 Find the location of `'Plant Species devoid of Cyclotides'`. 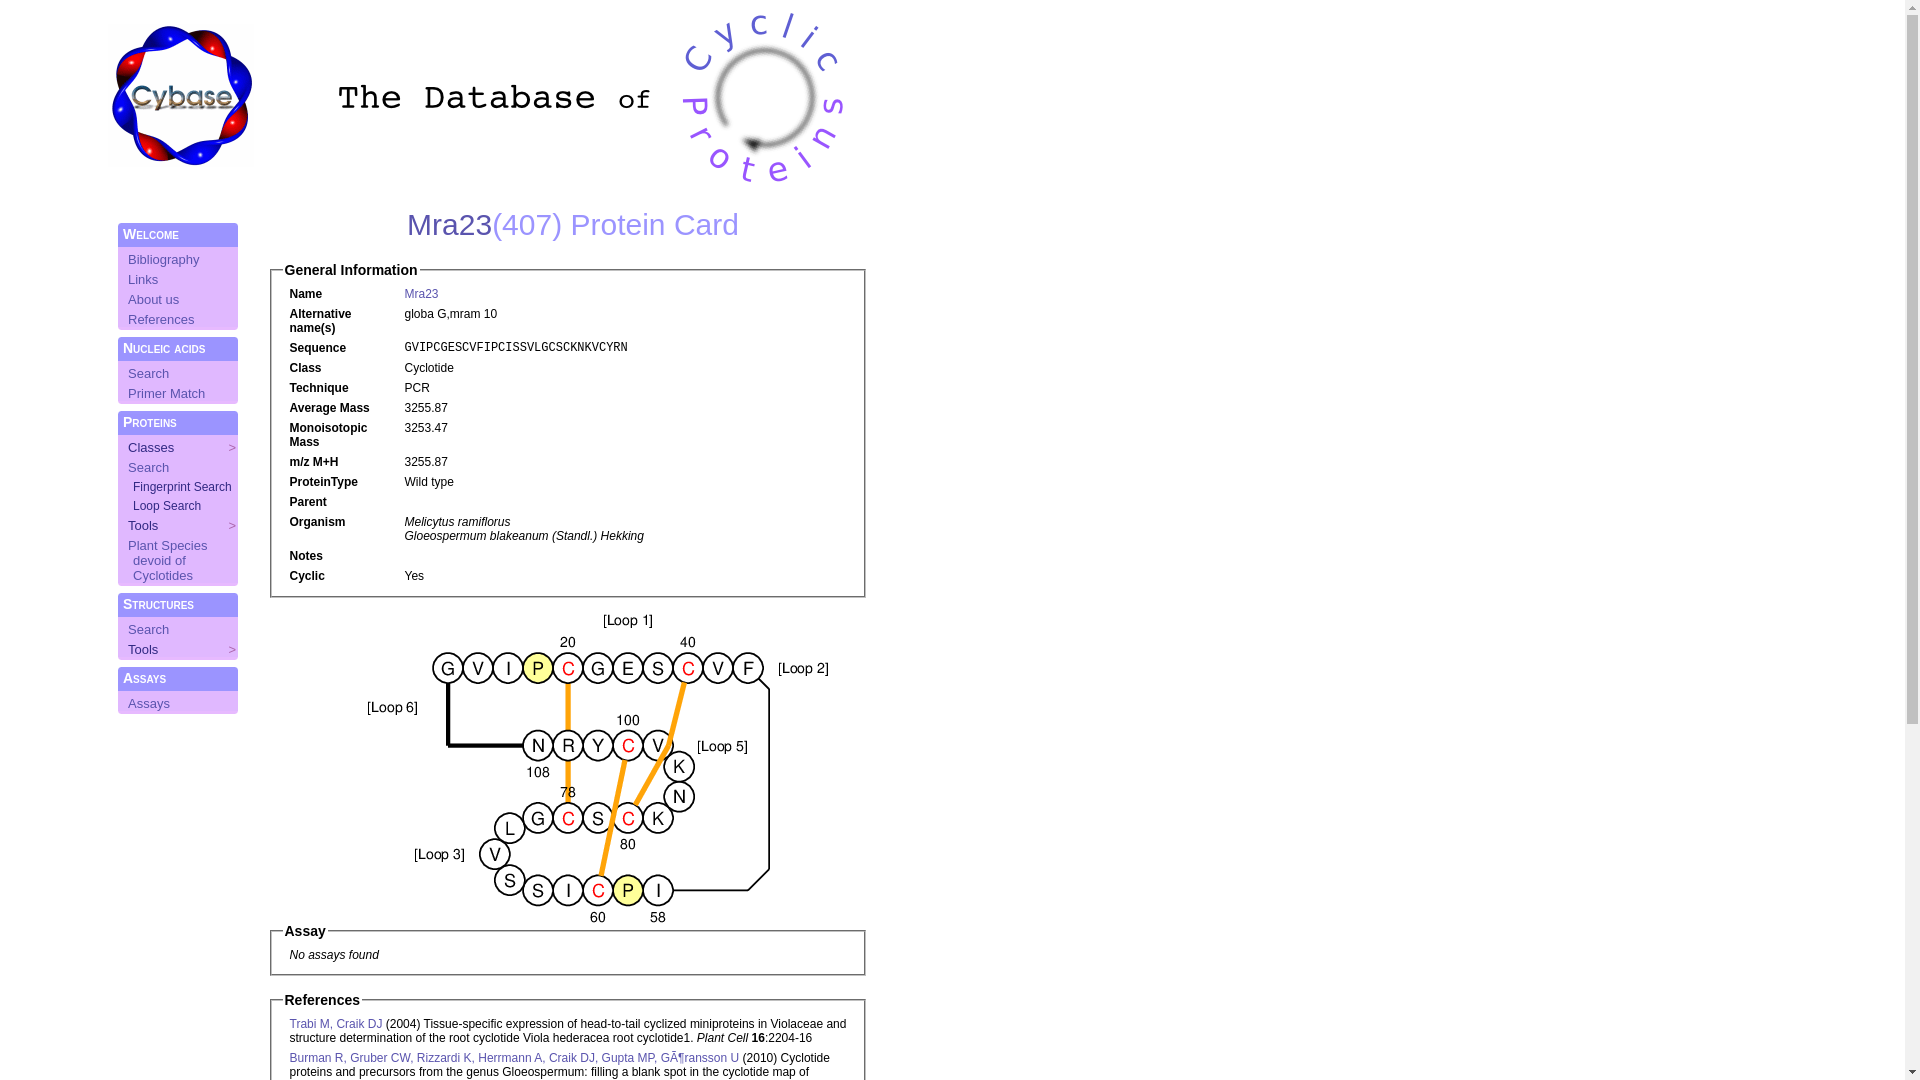

'Plant Species devoid of Cyclotides' is located at coordinates (168, 560).